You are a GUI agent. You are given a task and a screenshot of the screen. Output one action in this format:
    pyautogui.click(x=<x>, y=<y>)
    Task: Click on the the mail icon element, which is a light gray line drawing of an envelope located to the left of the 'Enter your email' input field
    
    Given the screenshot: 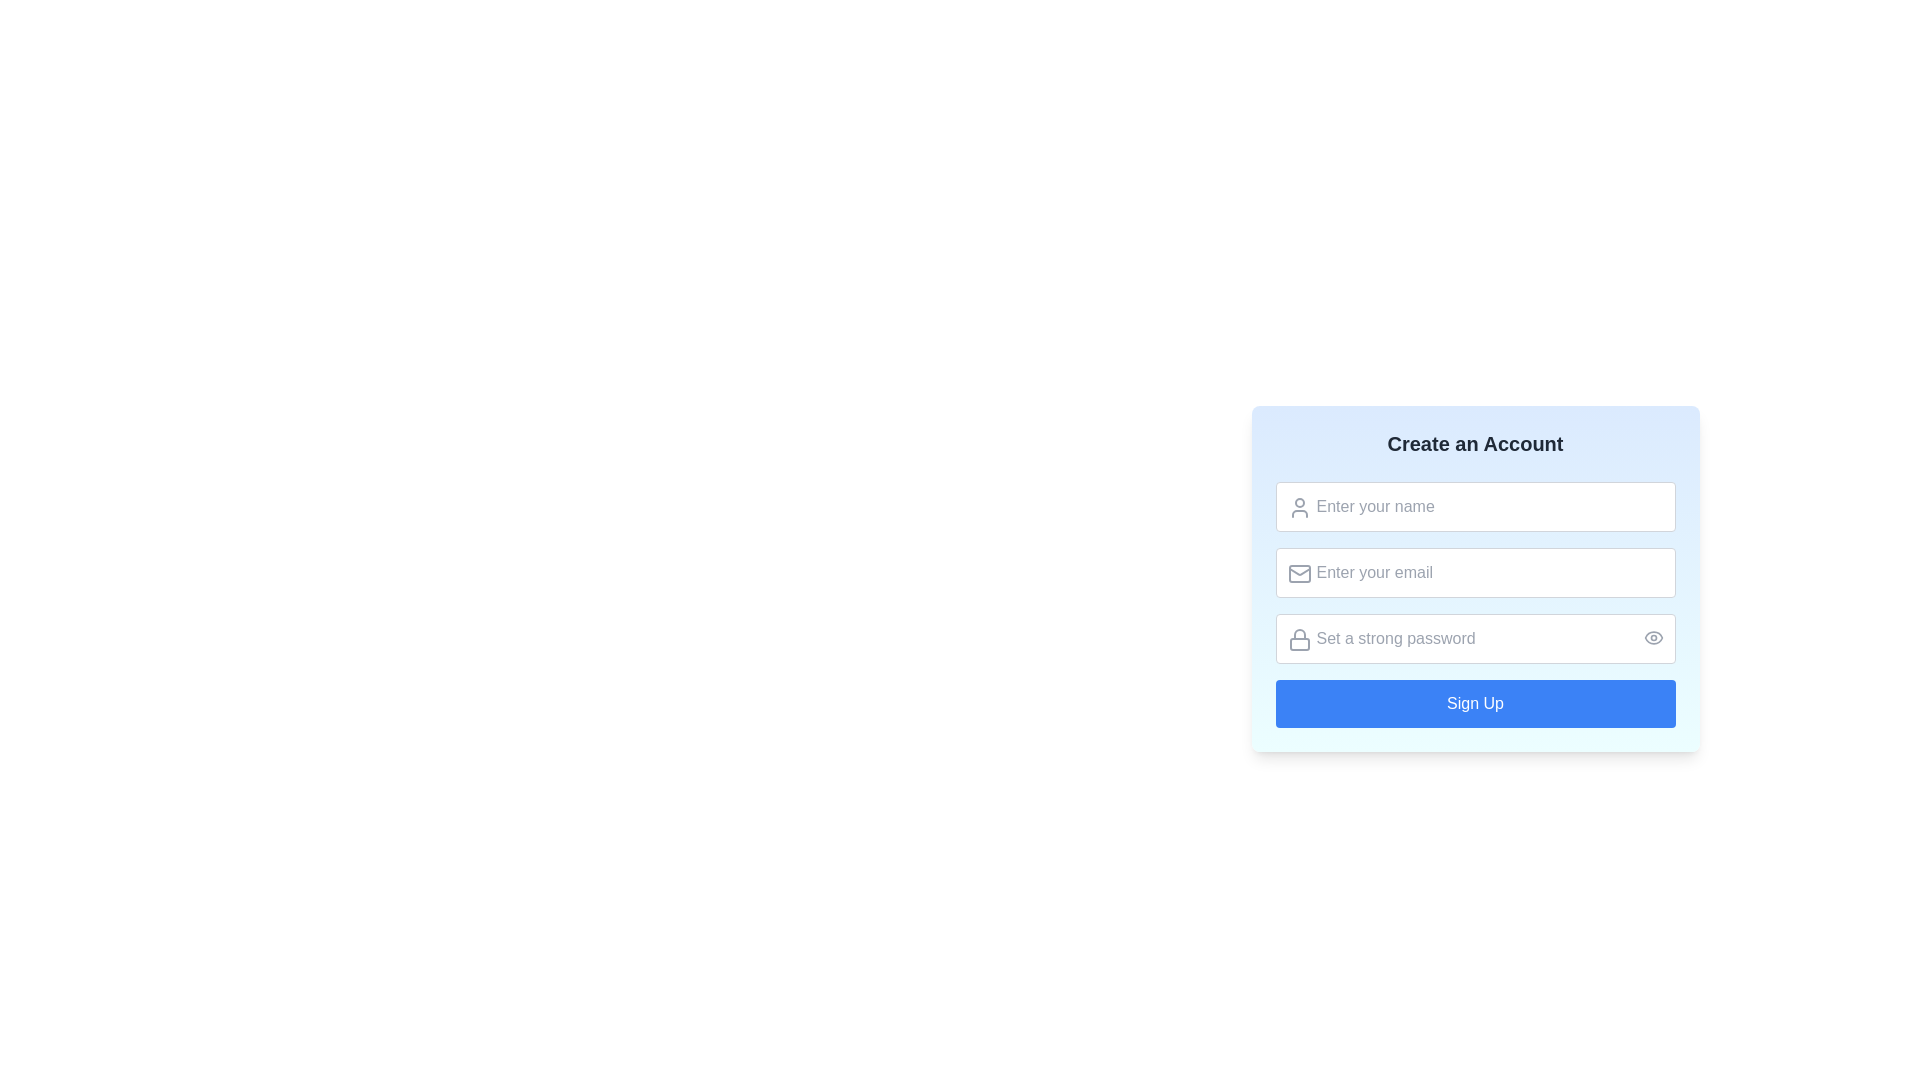 What is the action you would take?
    pyautogui.click(x=1299, y=574)
    